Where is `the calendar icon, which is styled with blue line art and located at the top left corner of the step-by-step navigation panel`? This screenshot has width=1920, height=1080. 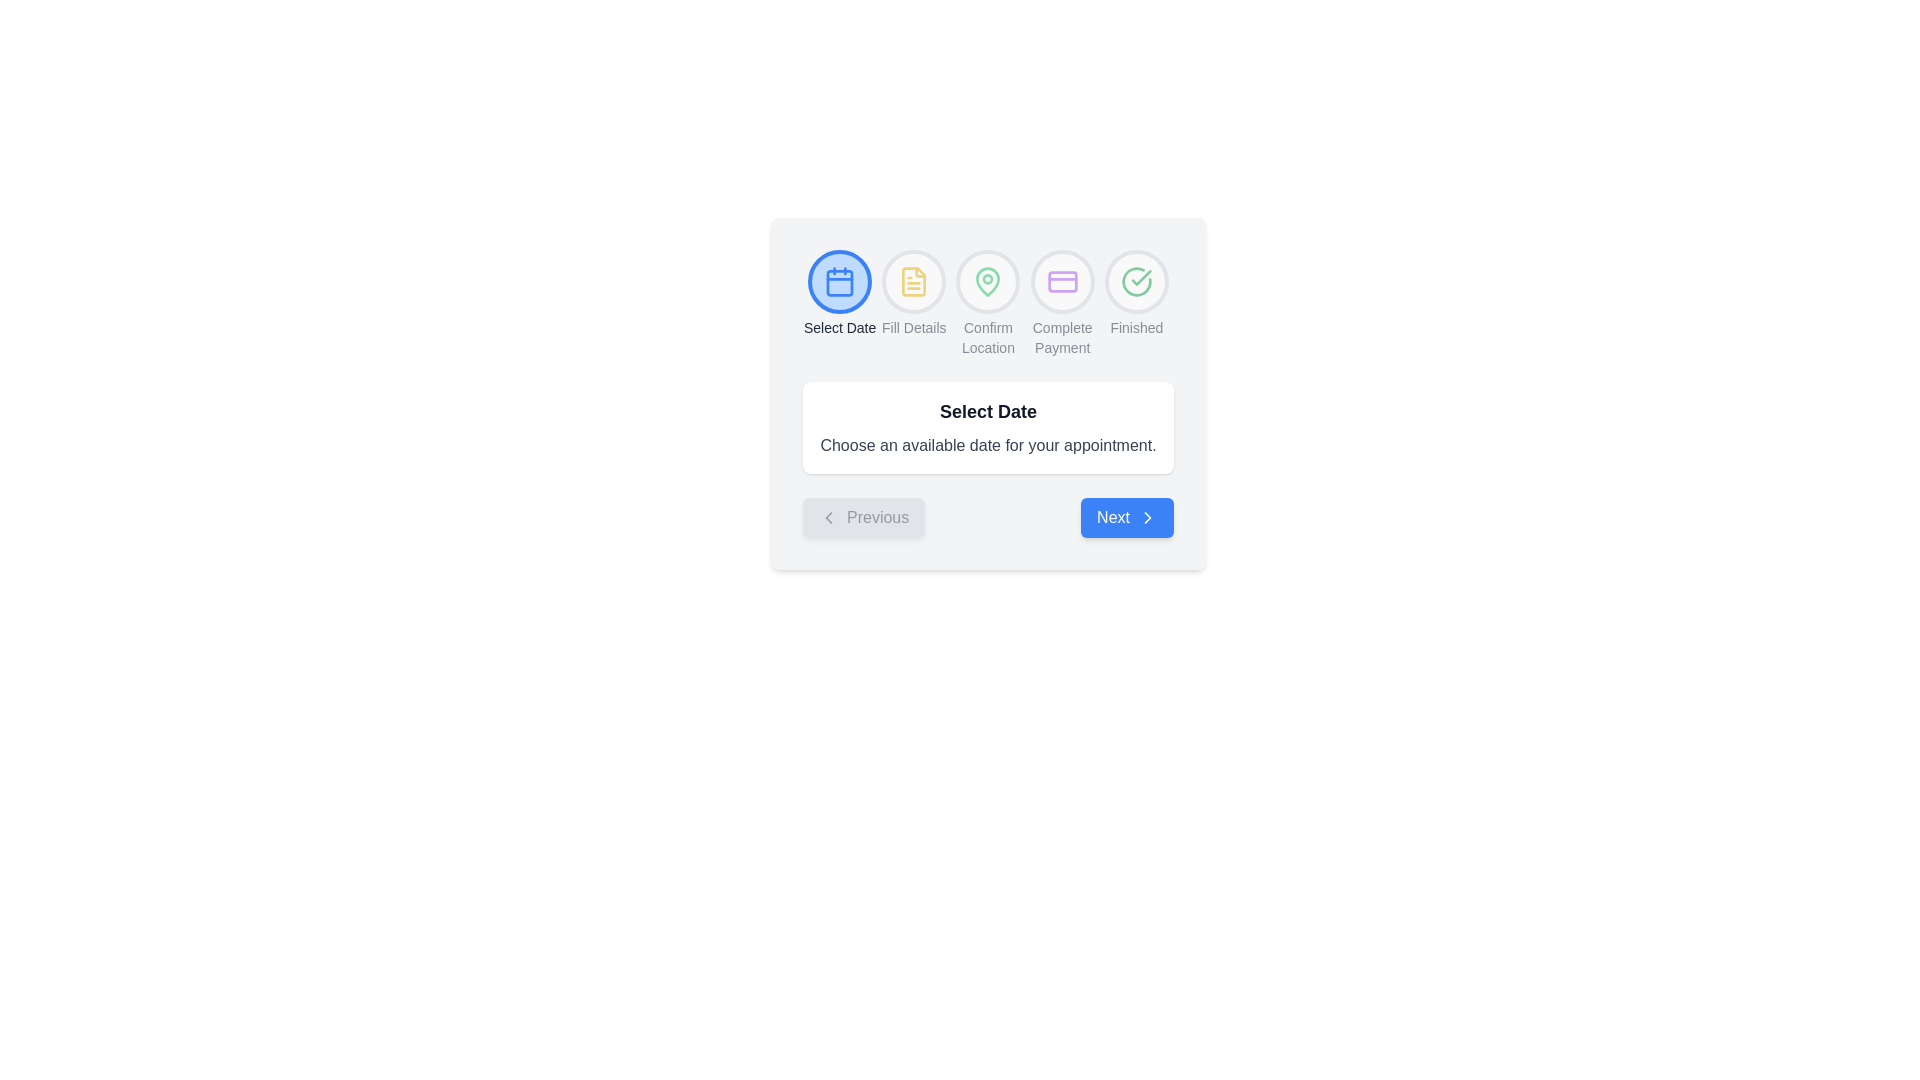 the calendar icon, which is styled with blue line art and located at the top left corner of the step-by-step navigation panel is located at coordinates (840, 281).